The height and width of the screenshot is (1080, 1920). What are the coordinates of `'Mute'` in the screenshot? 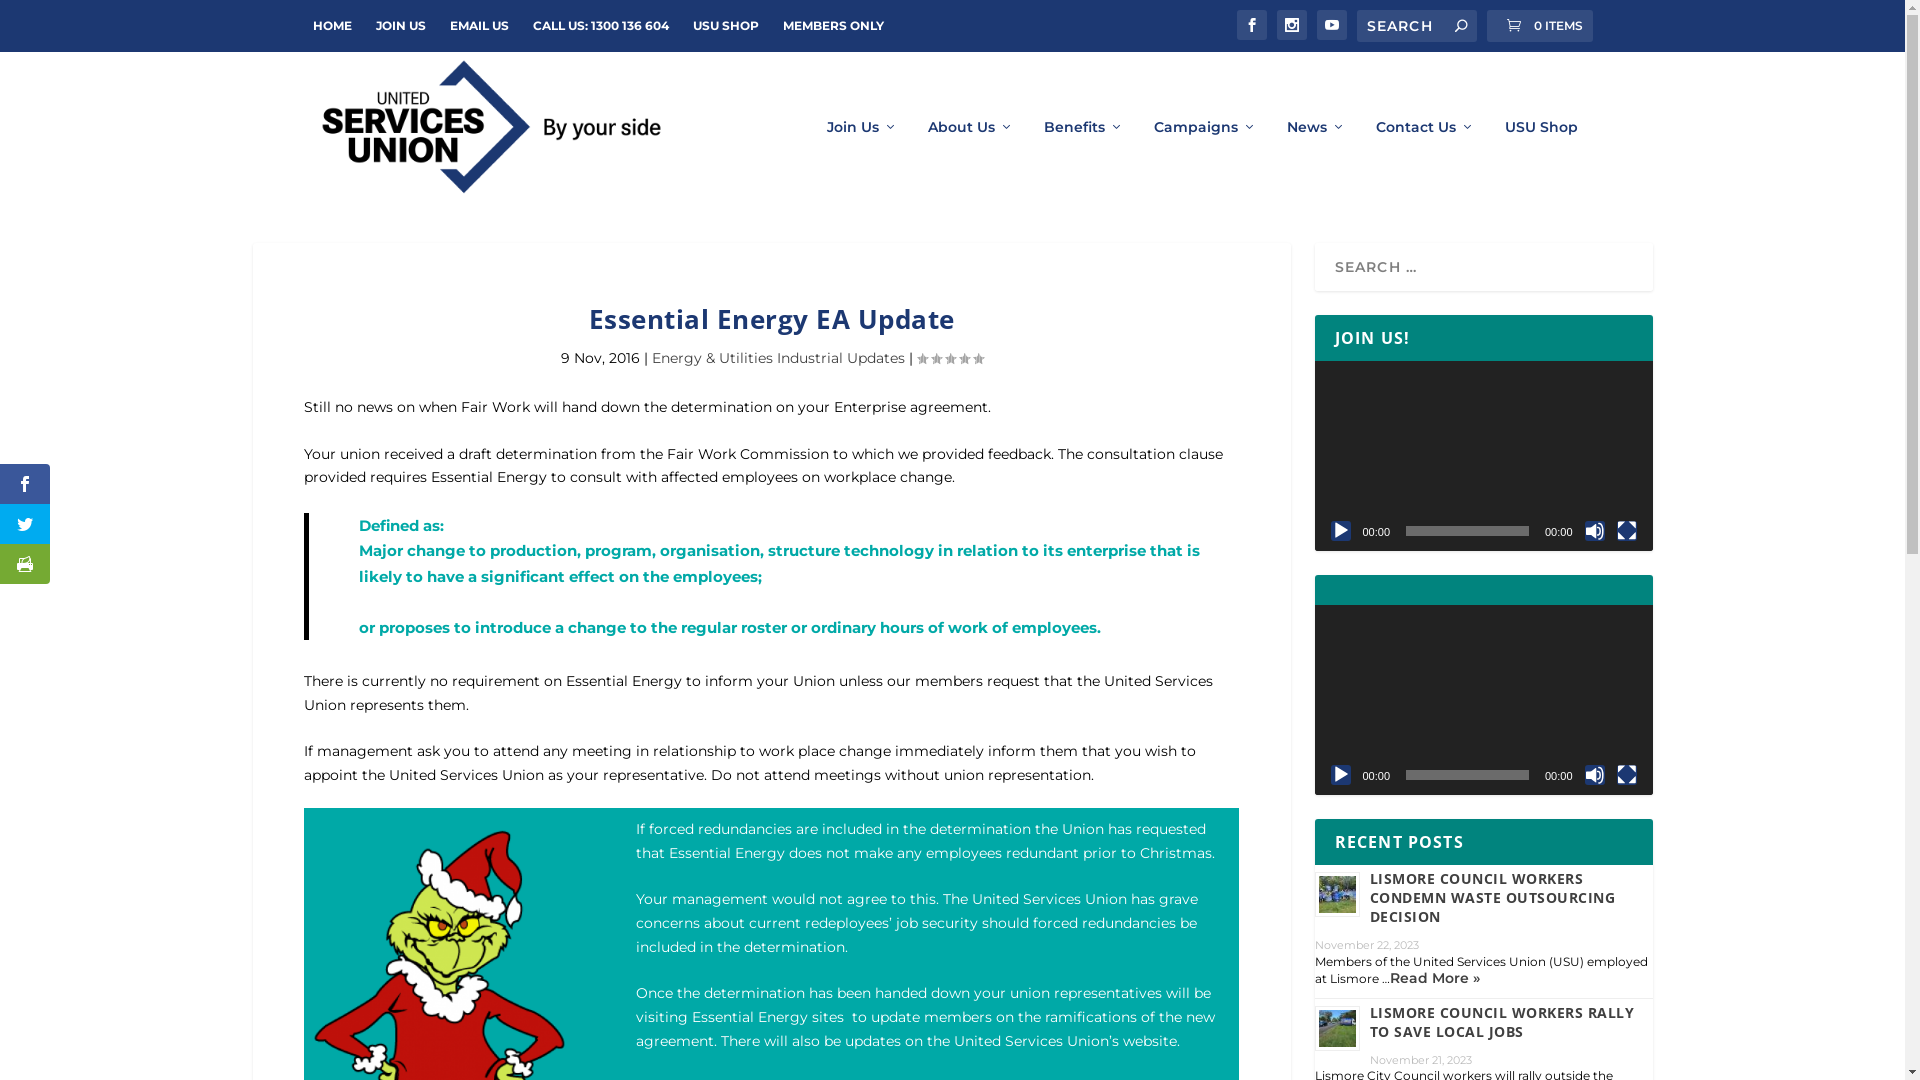 It's located at (1592, 774).